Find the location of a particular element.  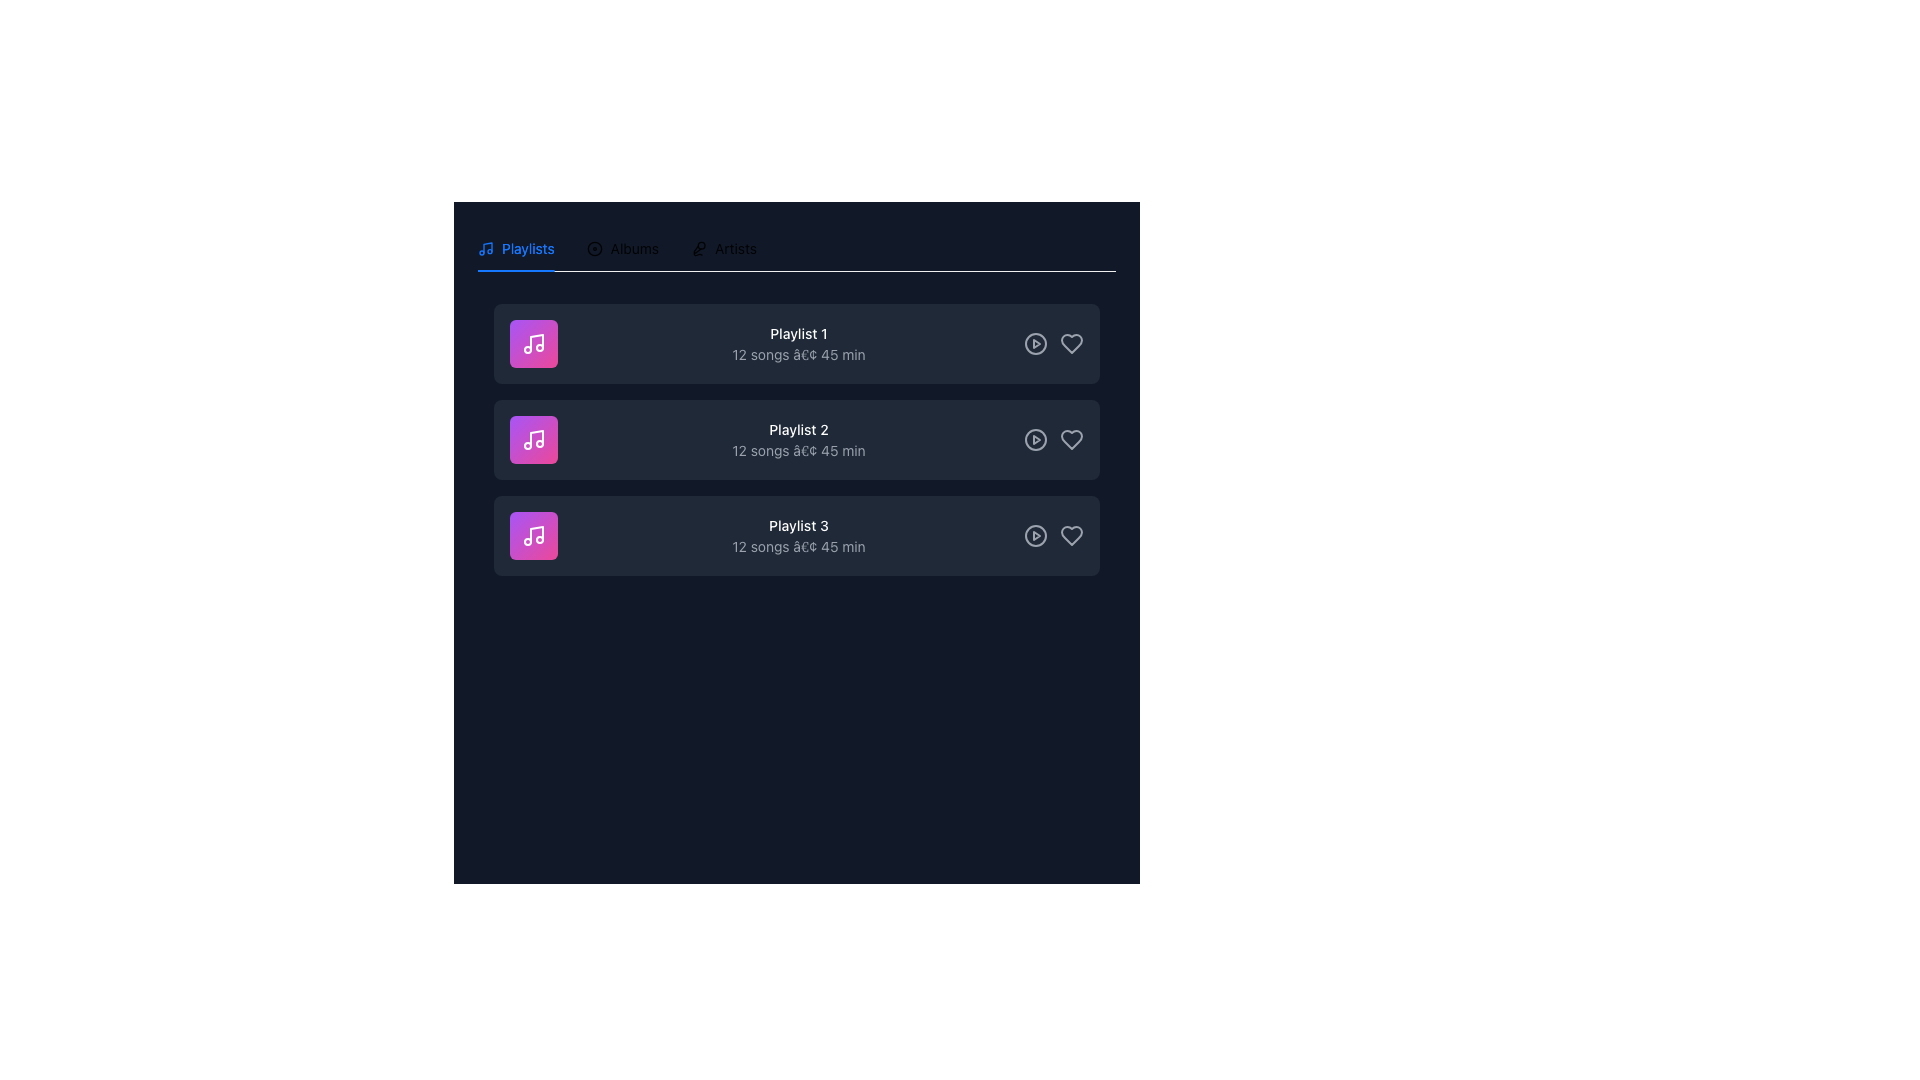

the play and heart icons in the Composite element located to the right of 'Playlist 3' in the third playlist card is located at coordinates (1053, 535).